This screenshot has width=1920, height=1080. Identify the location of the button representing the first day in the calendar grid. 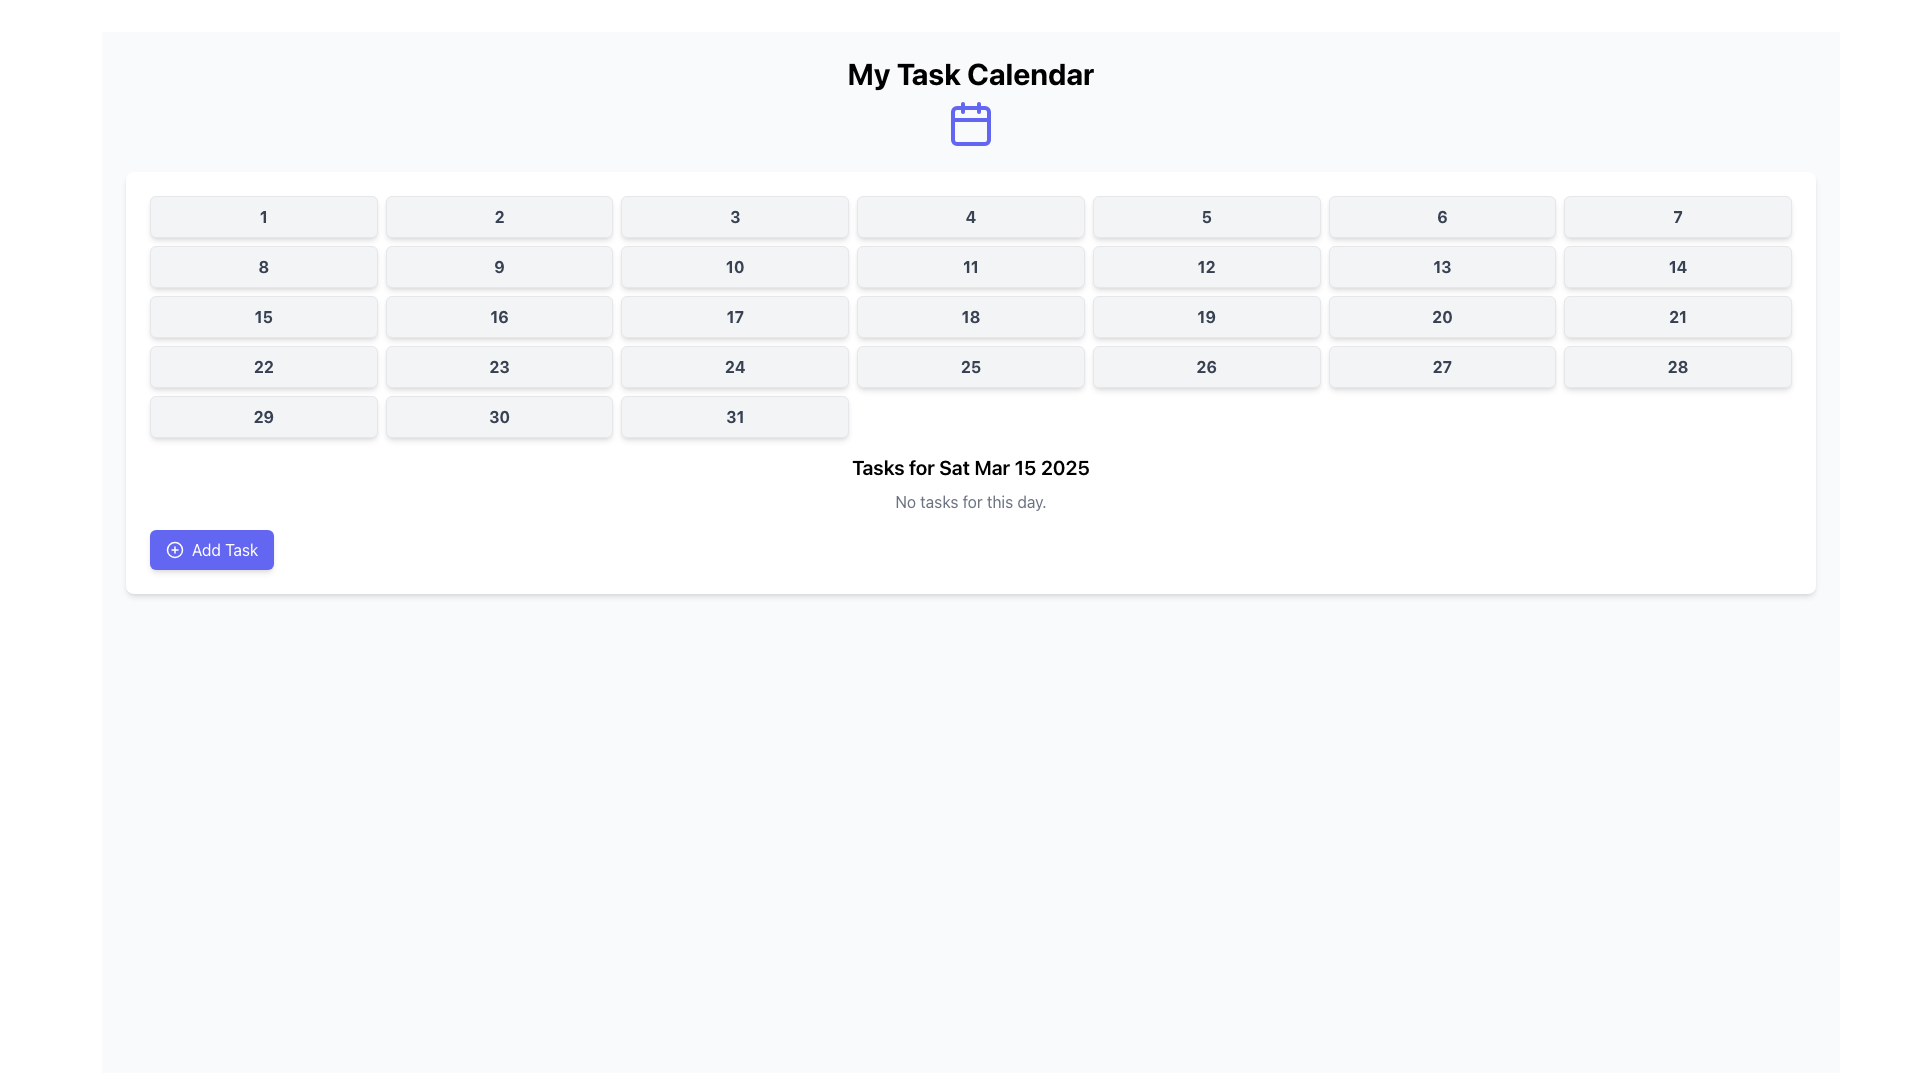
(262, 216).